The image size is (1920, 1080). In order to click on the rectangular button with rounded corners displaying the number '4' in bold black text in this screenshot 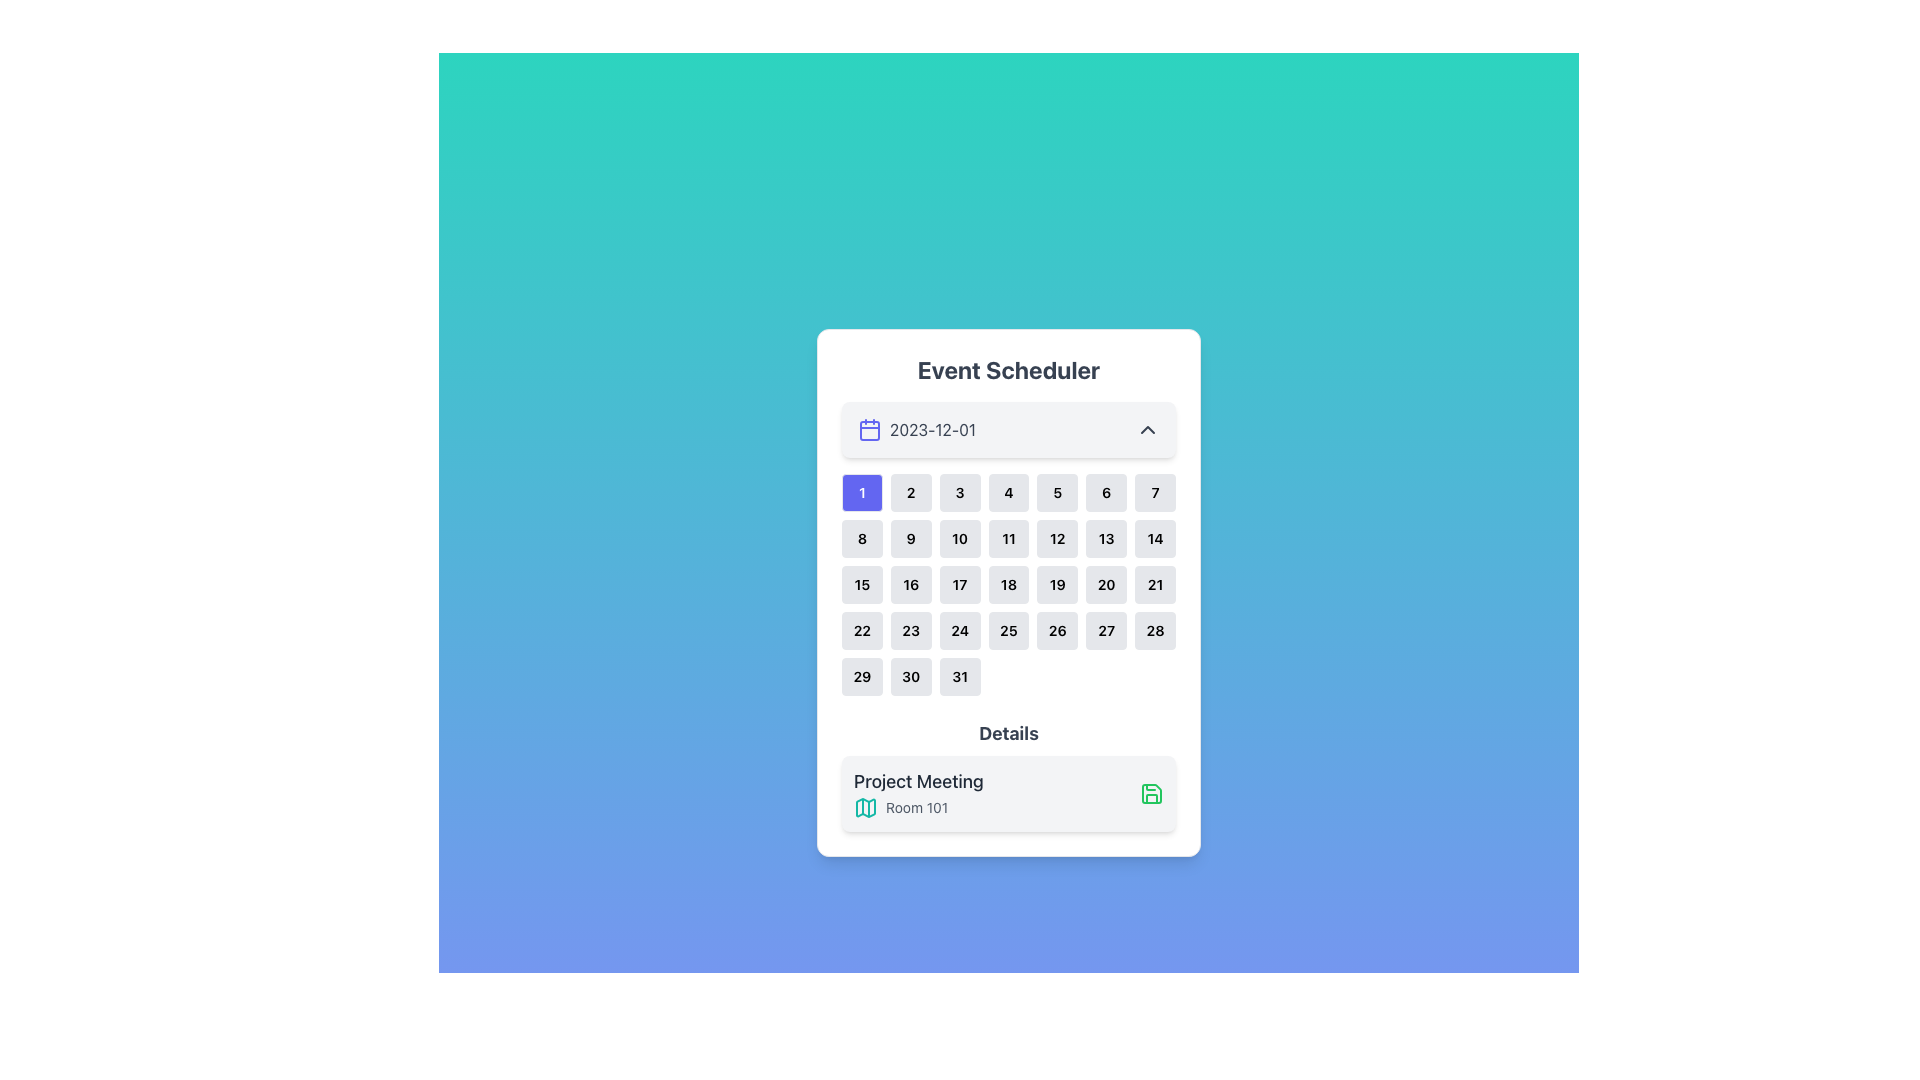, I will do `click(1008, 493)`.